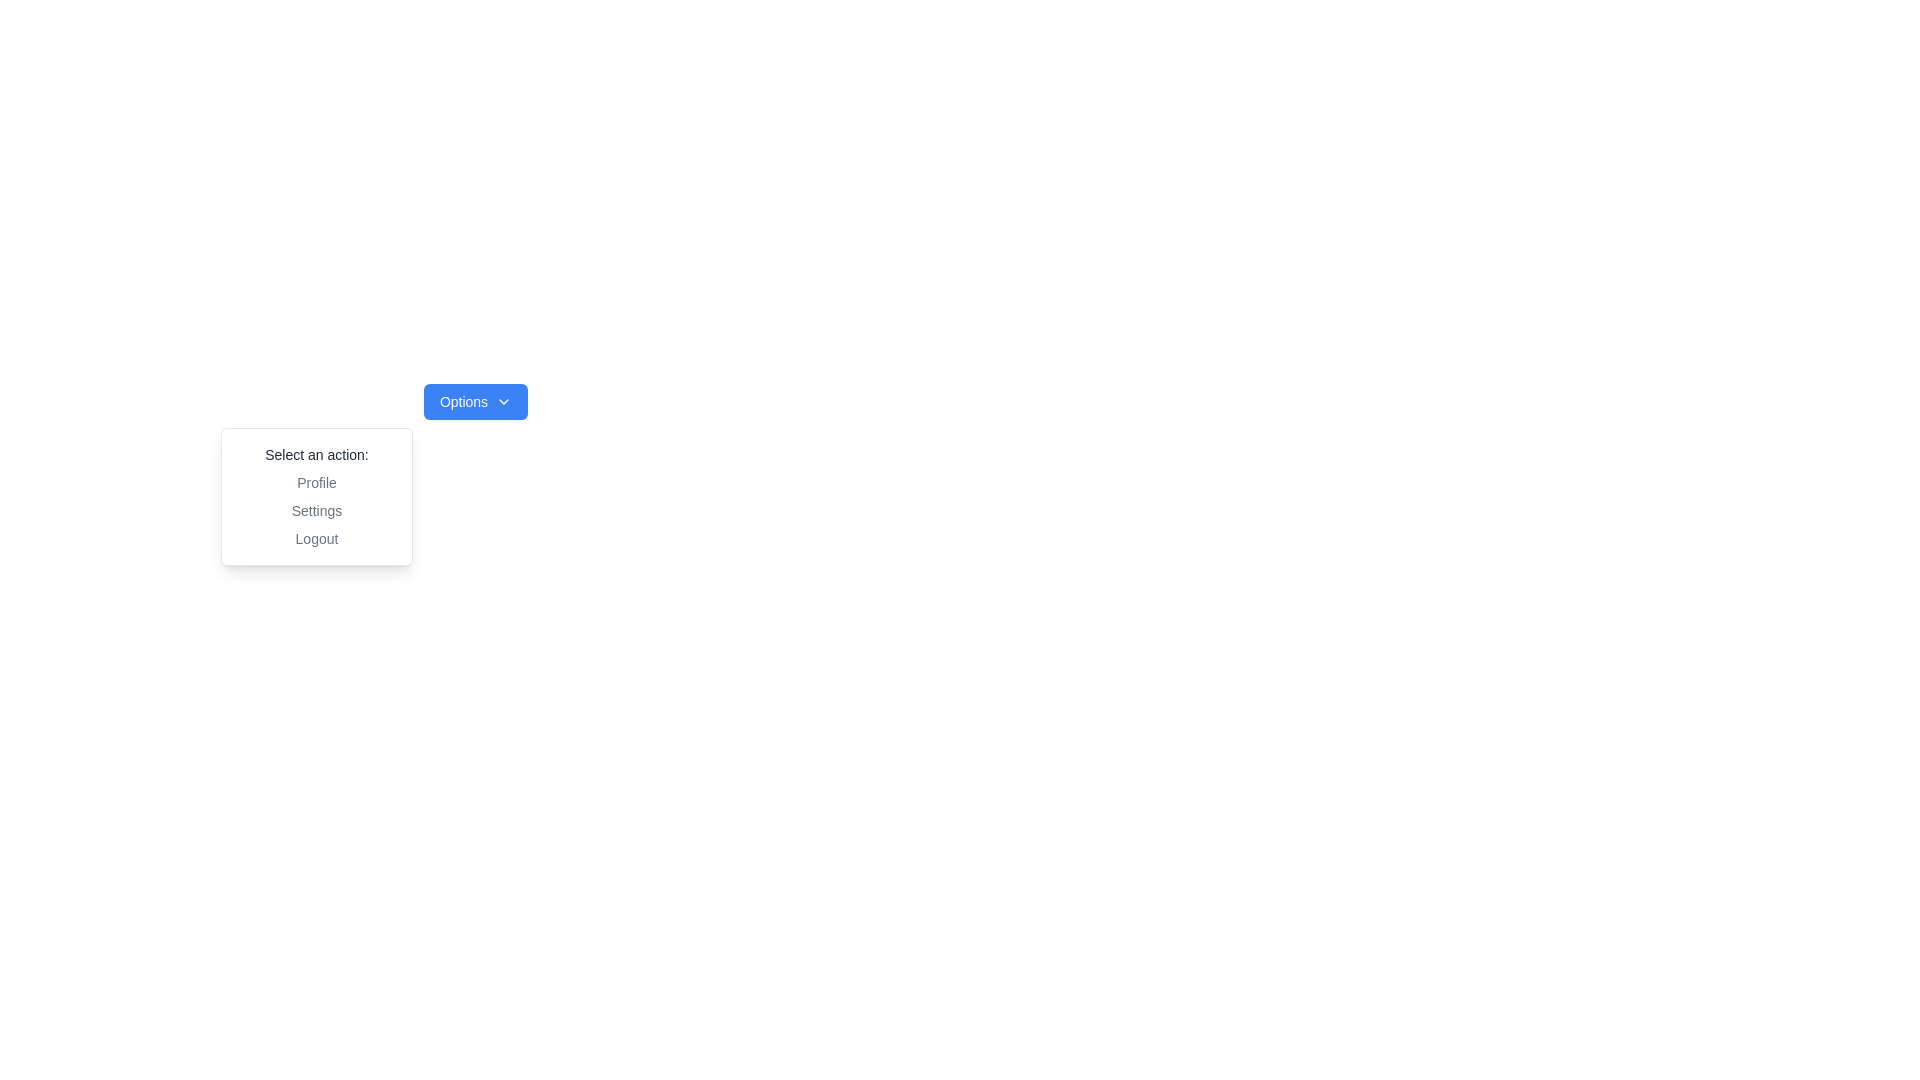 This screenshot has height=1080, width=1920. Describe the element at coordinates (315, 509) in the screenshot. I see `the action selector menu located below the title 'Select an action:', which allows users to choose between 'Profile', 'Settings', and 'Logout'` at that location.